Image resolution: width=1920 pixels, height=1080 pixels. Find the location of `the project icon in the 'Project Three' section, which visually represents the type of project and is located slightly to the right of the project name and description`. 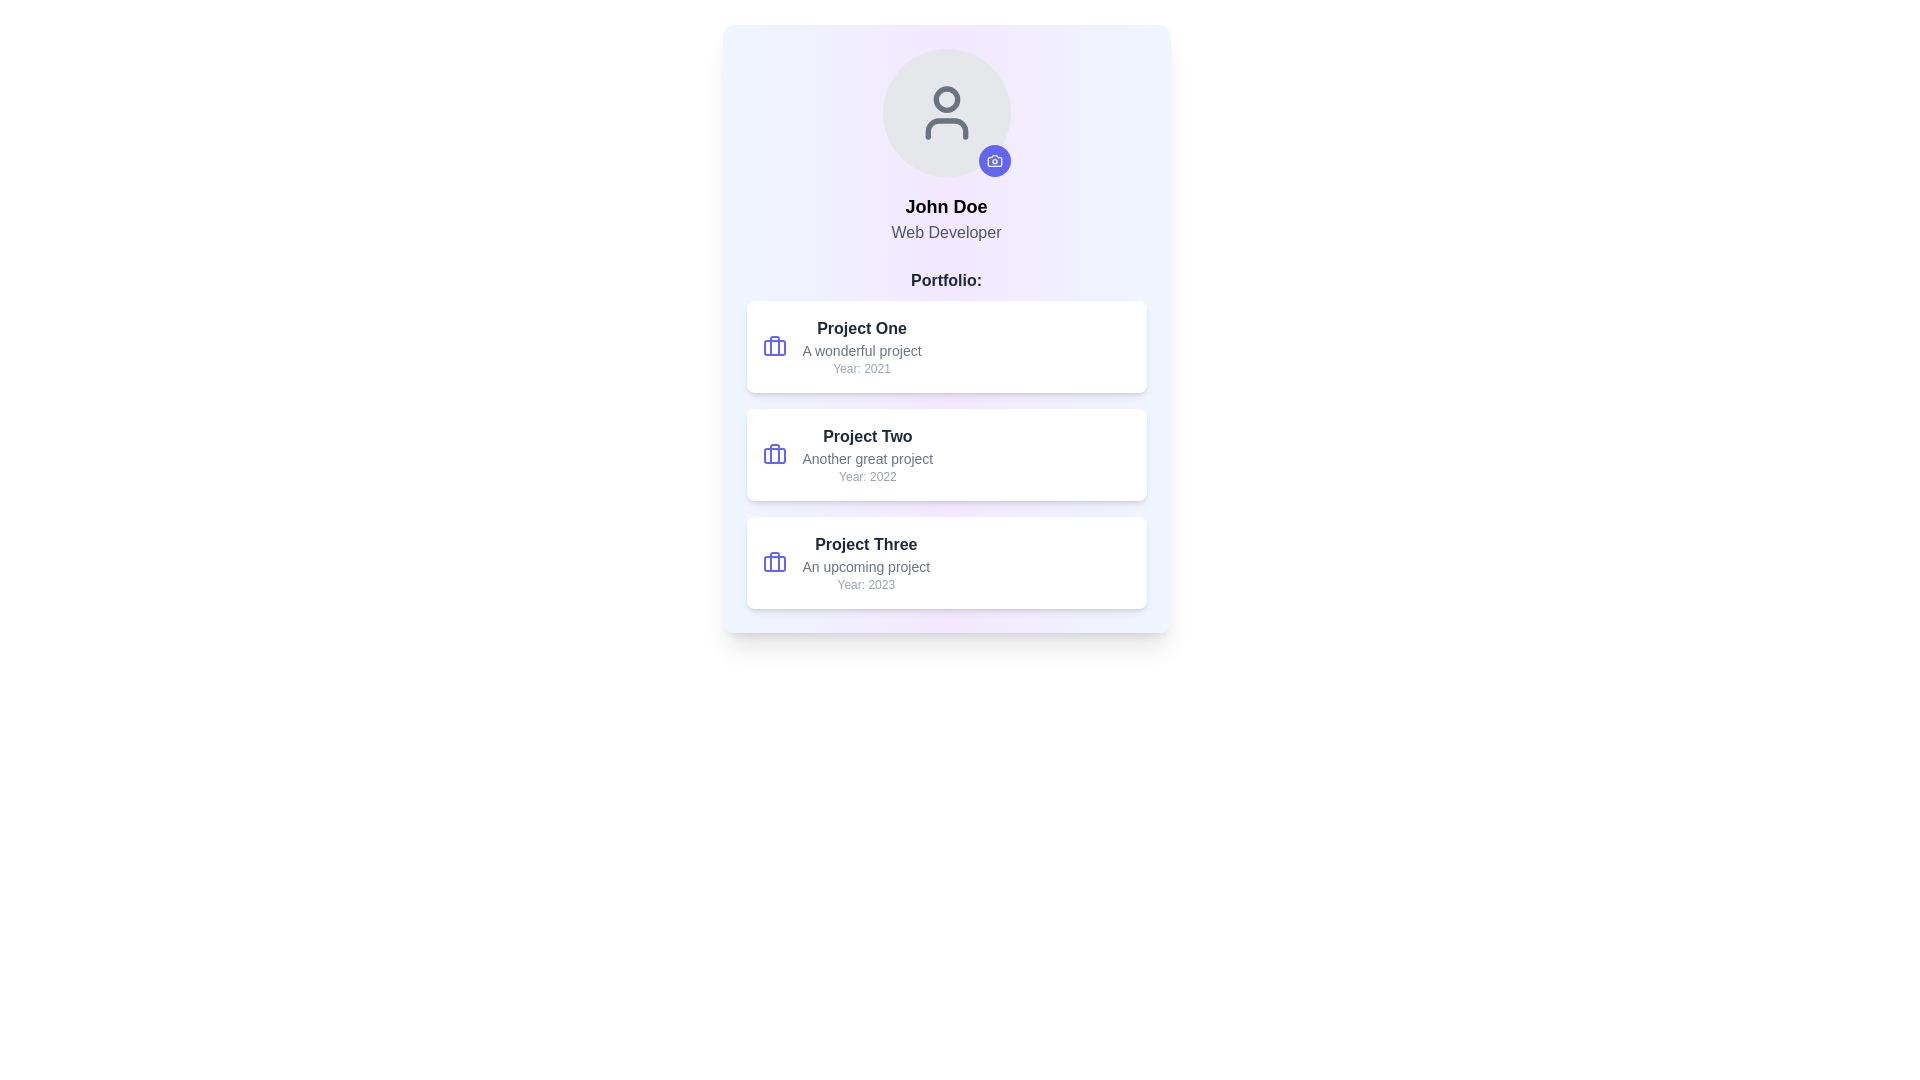

the project icon in the 'Project Three' section, which visually represents the type of project and is located slightly to the right of the project name and description is located at coordinates (773, 563).